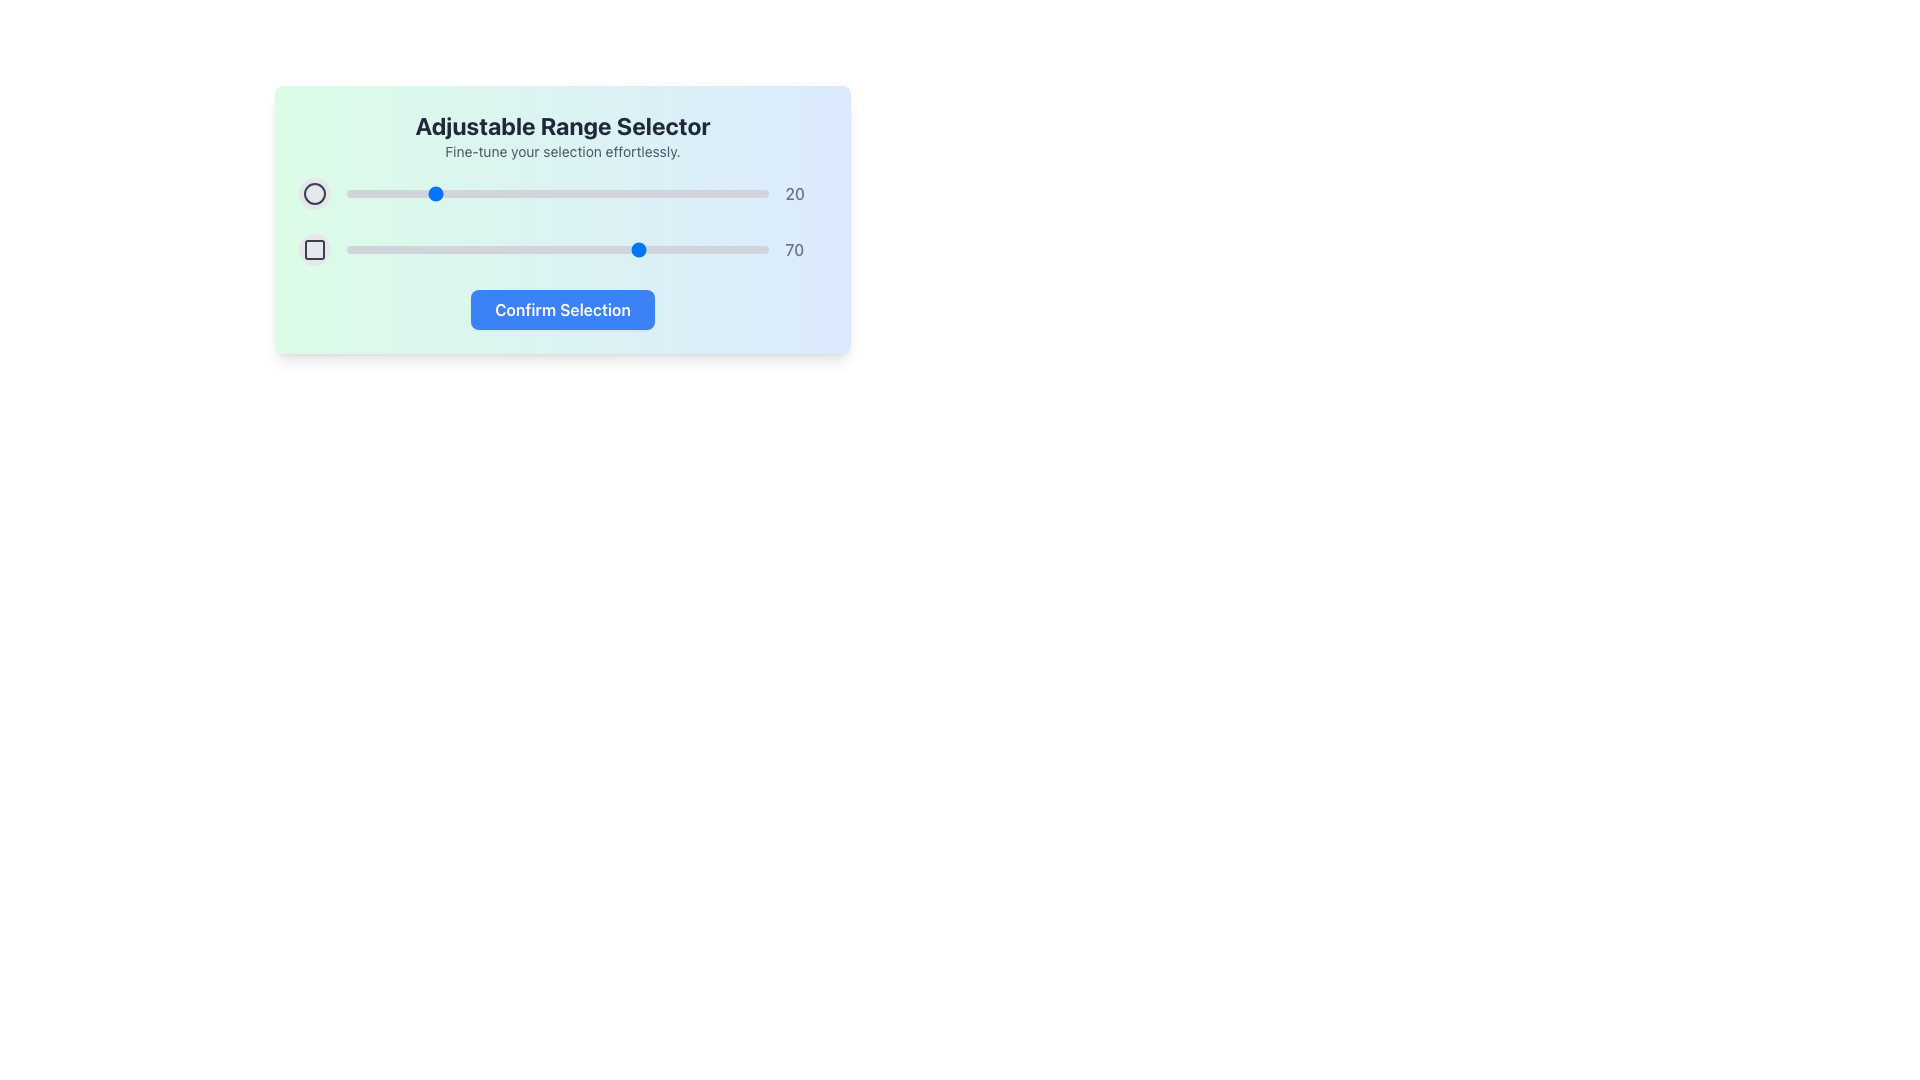 The width and height of the screenshot is (1920, 1080). What do you see at coordinates (793, 249) in the screenshot?
I see `displayed number '70' from the static text label styled in medium gray color, aligned horizontally with the range slider component` at bounding box center [793, 249].